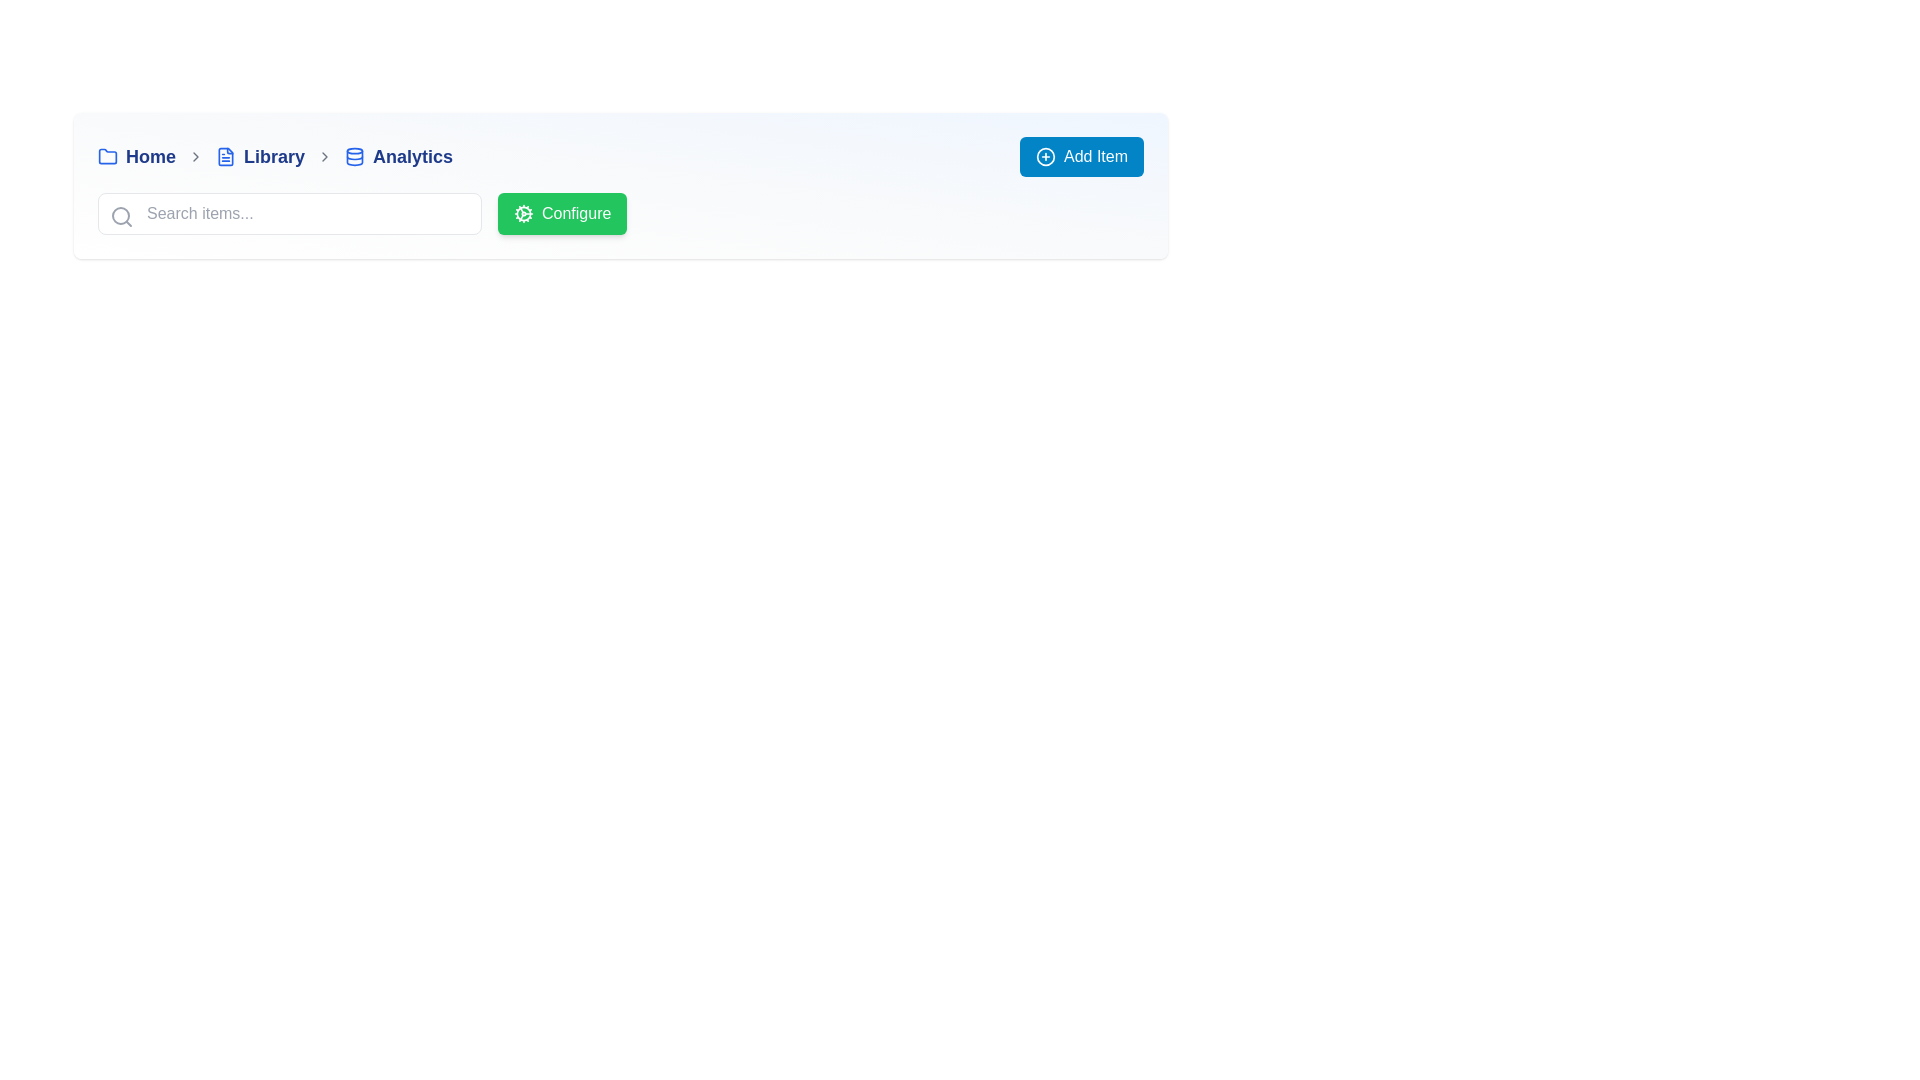 This screenshot has width=1920, height=1080. I want to click on the gray magnifying glass icon positioned in the top-left corner of the search bar, which serves as a visual indicator for the search functionality, so click(120, 216).